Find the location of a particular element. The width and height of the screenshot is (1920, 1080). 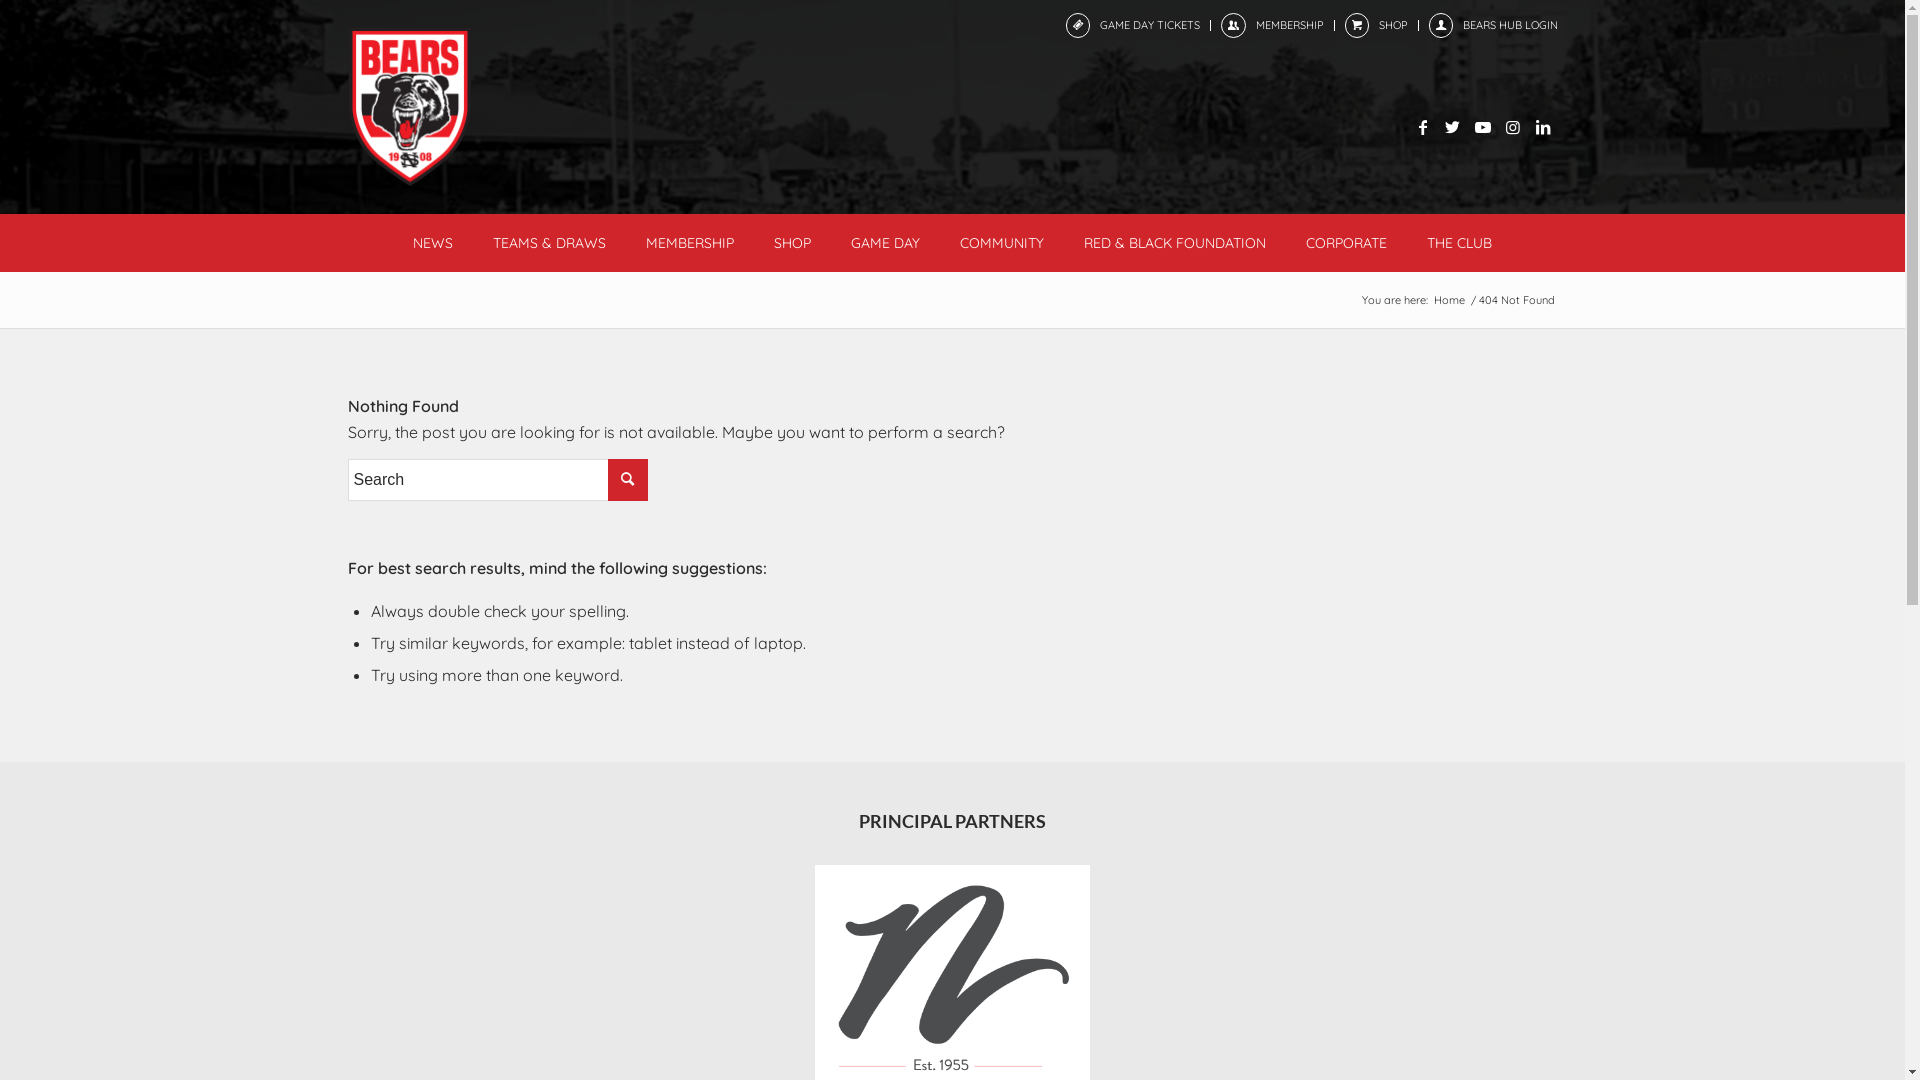

'GAME DAY TICKETS' is located at coordinates (1098, 24).